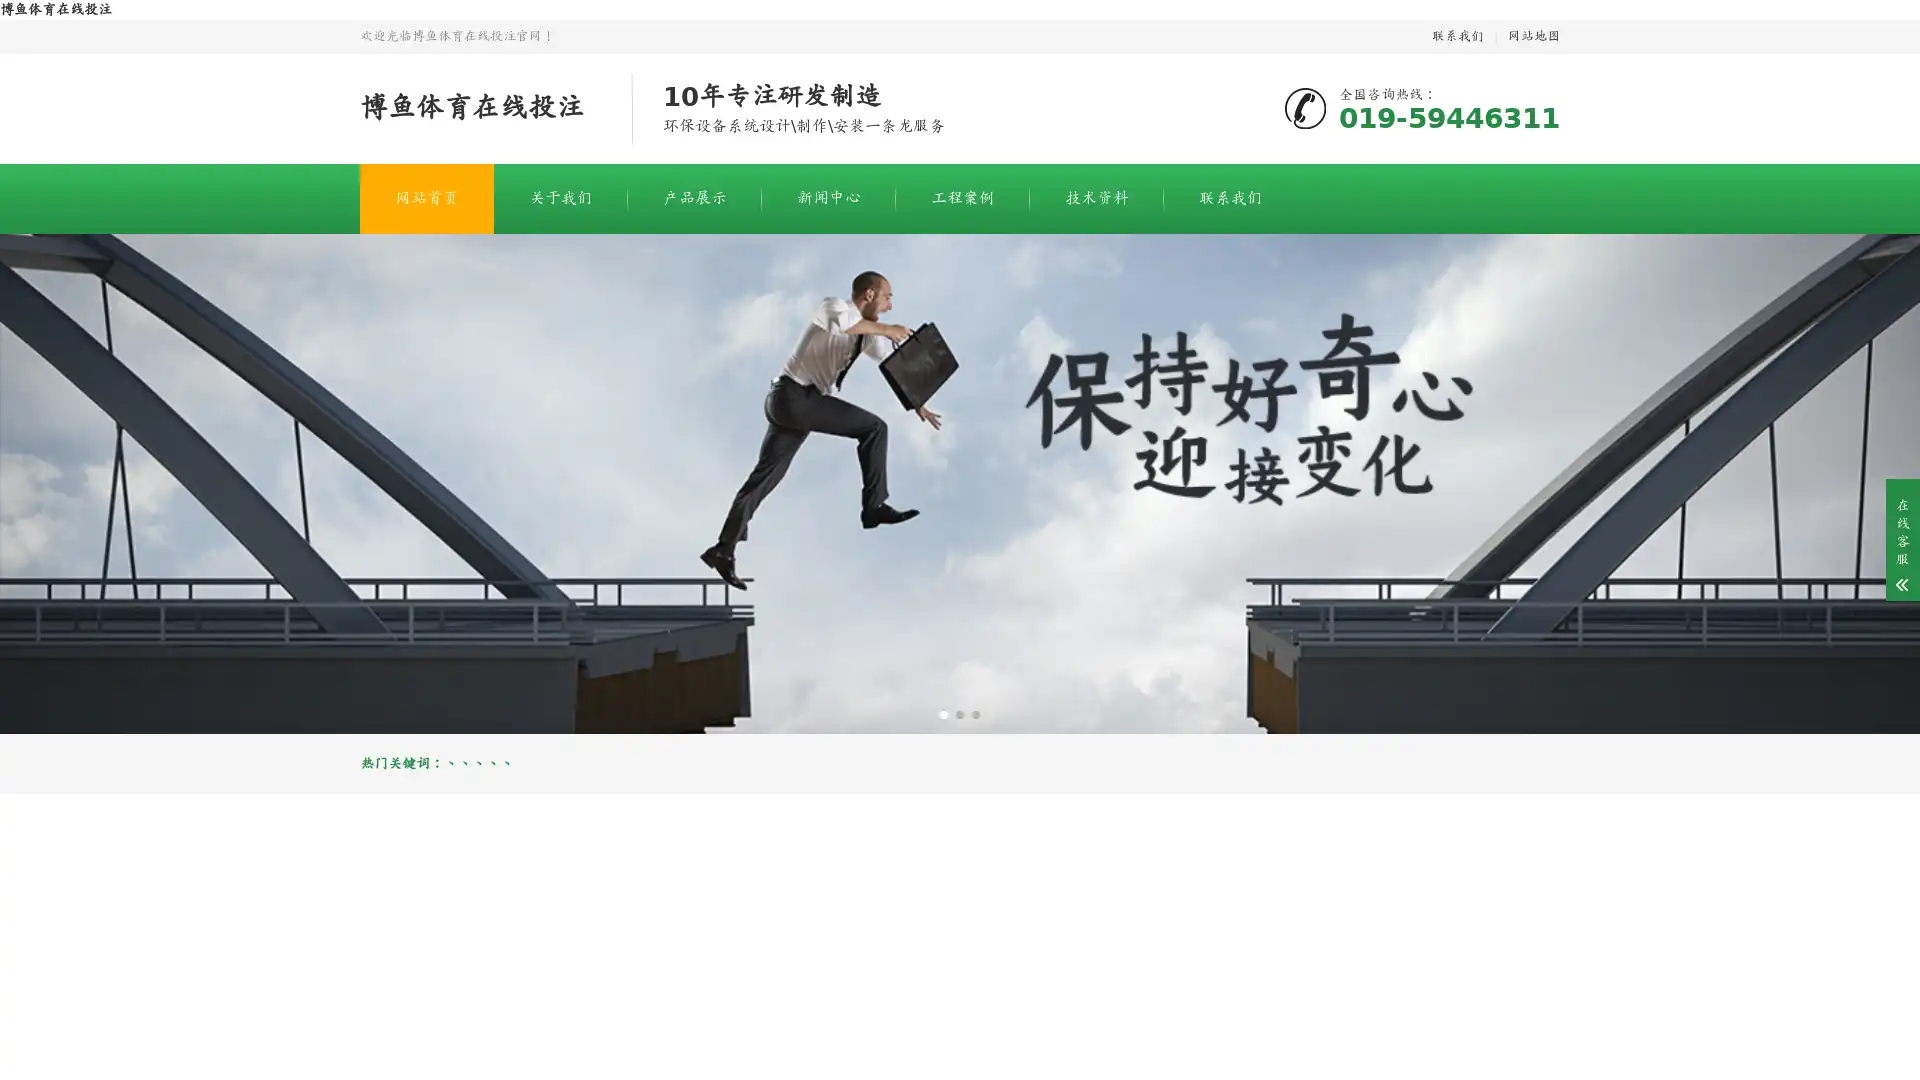 The height and width of the screenshot is (1080, 1920). Describe the element at coordinates (943, 713) in the screenshot. I see `Go to slide 1` at that location.